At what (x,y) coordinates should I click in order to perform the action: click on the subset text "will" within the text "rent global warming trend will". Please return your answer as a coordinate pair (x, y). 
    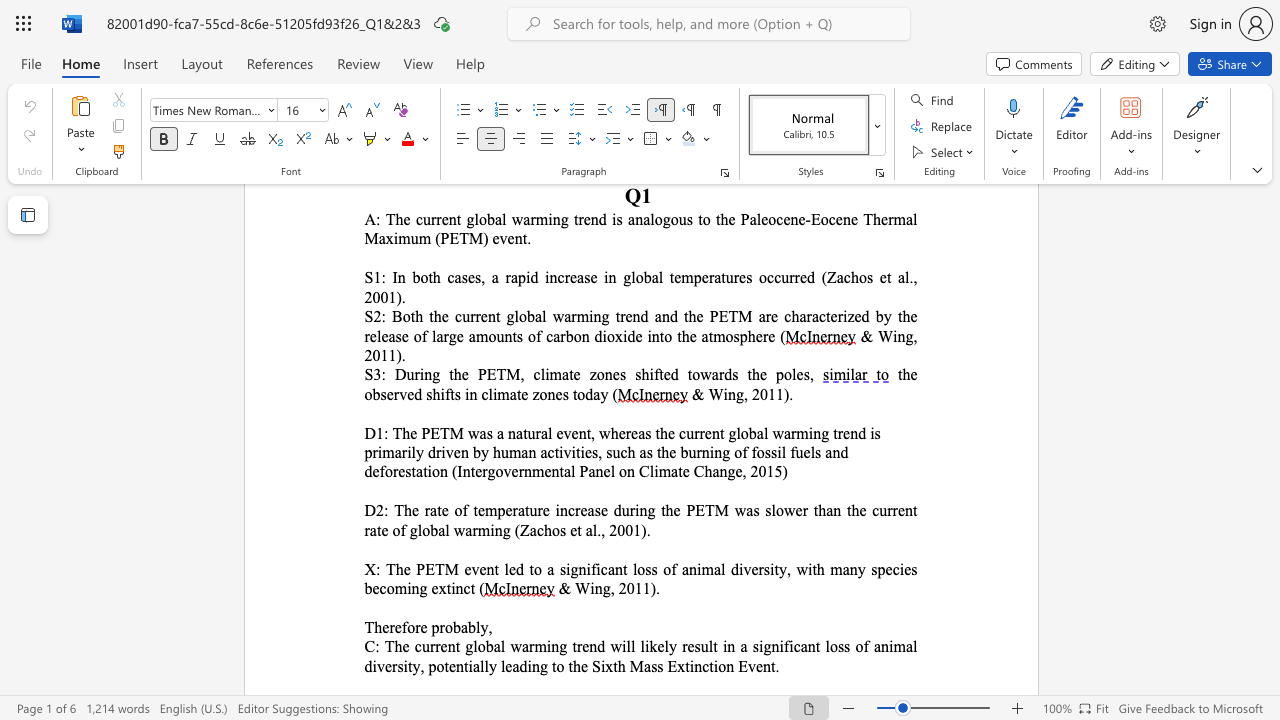
    Looking at the image, I should click on (609, 646).